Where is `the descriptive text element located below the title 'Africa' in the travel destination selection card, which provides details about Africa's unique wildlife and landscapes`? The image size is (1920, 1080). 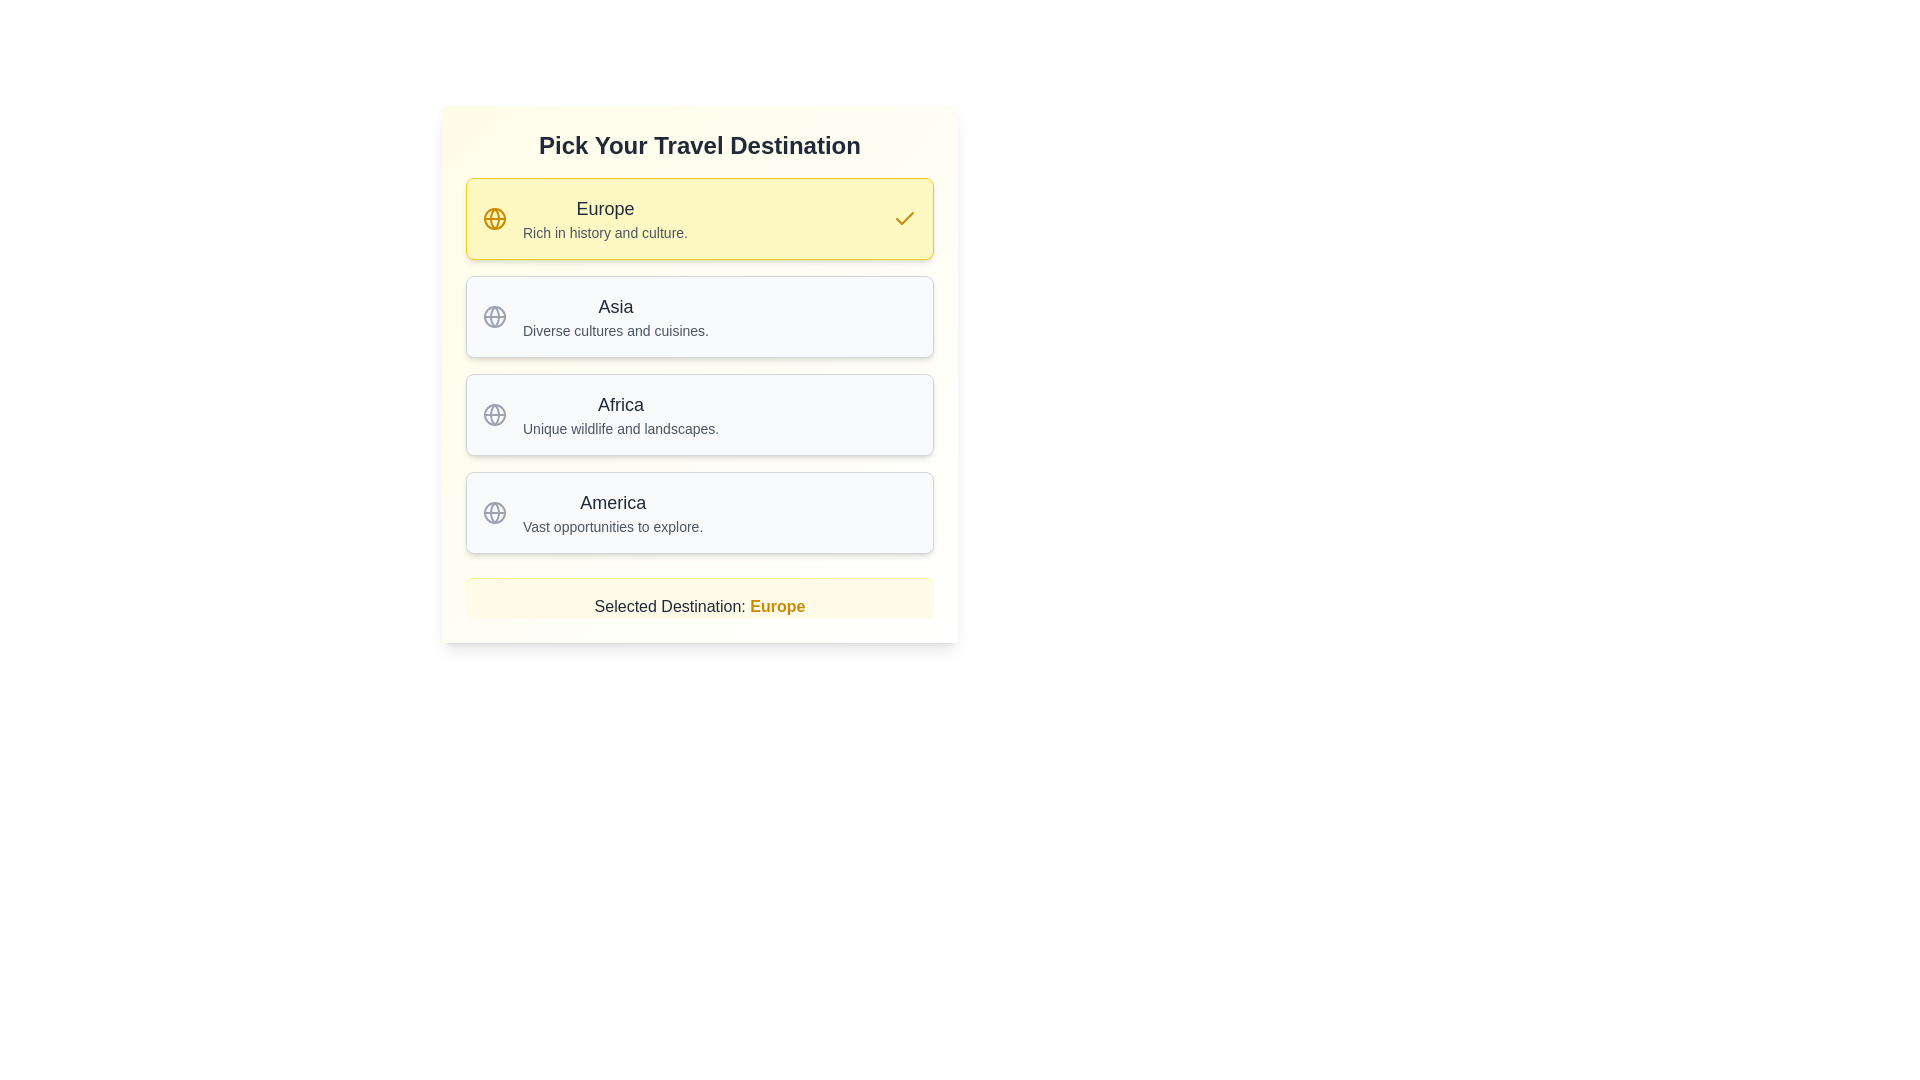 the descriptive text element located below the title 'Africa' in the travel destination selection card, which provides details about Africa's unique wildlife and landscapes is located at coordinates (620, 427).